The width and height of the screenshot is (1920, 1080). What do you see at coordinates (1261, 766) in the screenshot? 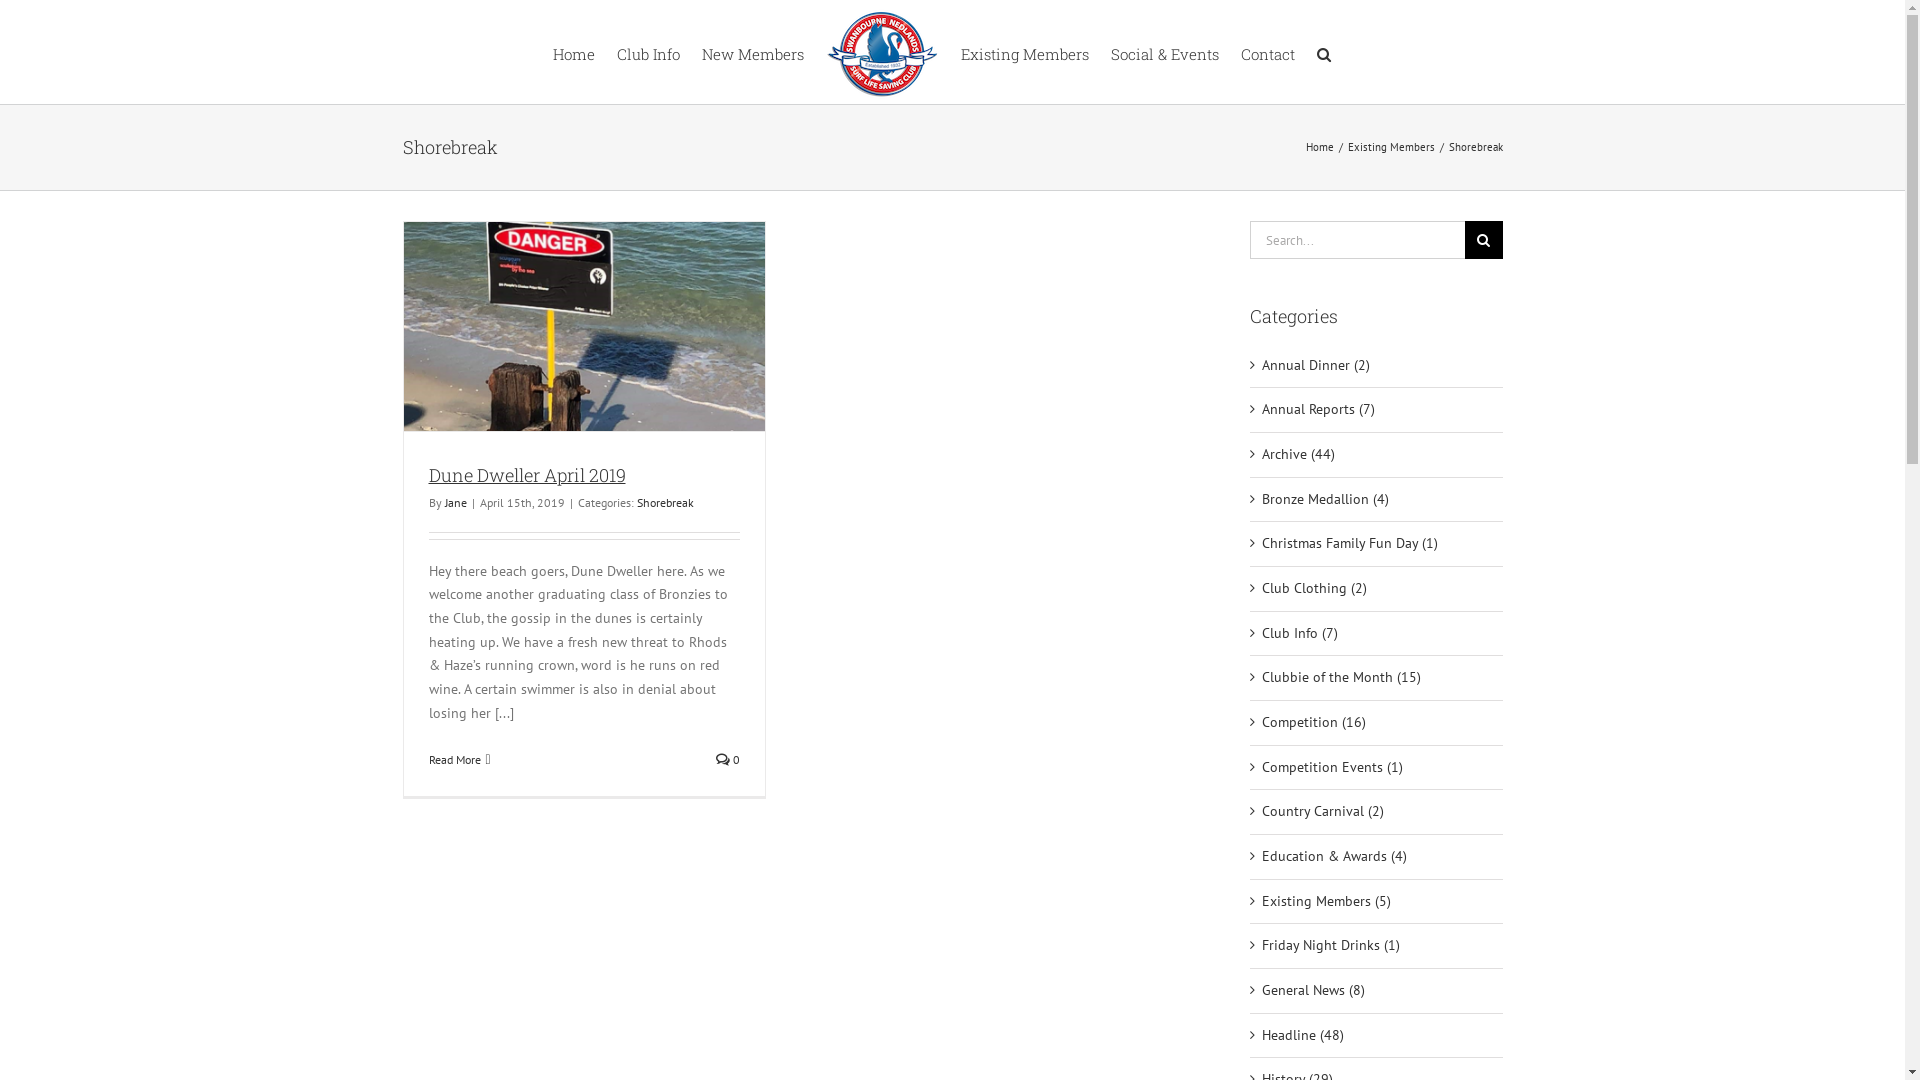
I see `'Competition Events (1)'` at bounding box center [1261, 766].